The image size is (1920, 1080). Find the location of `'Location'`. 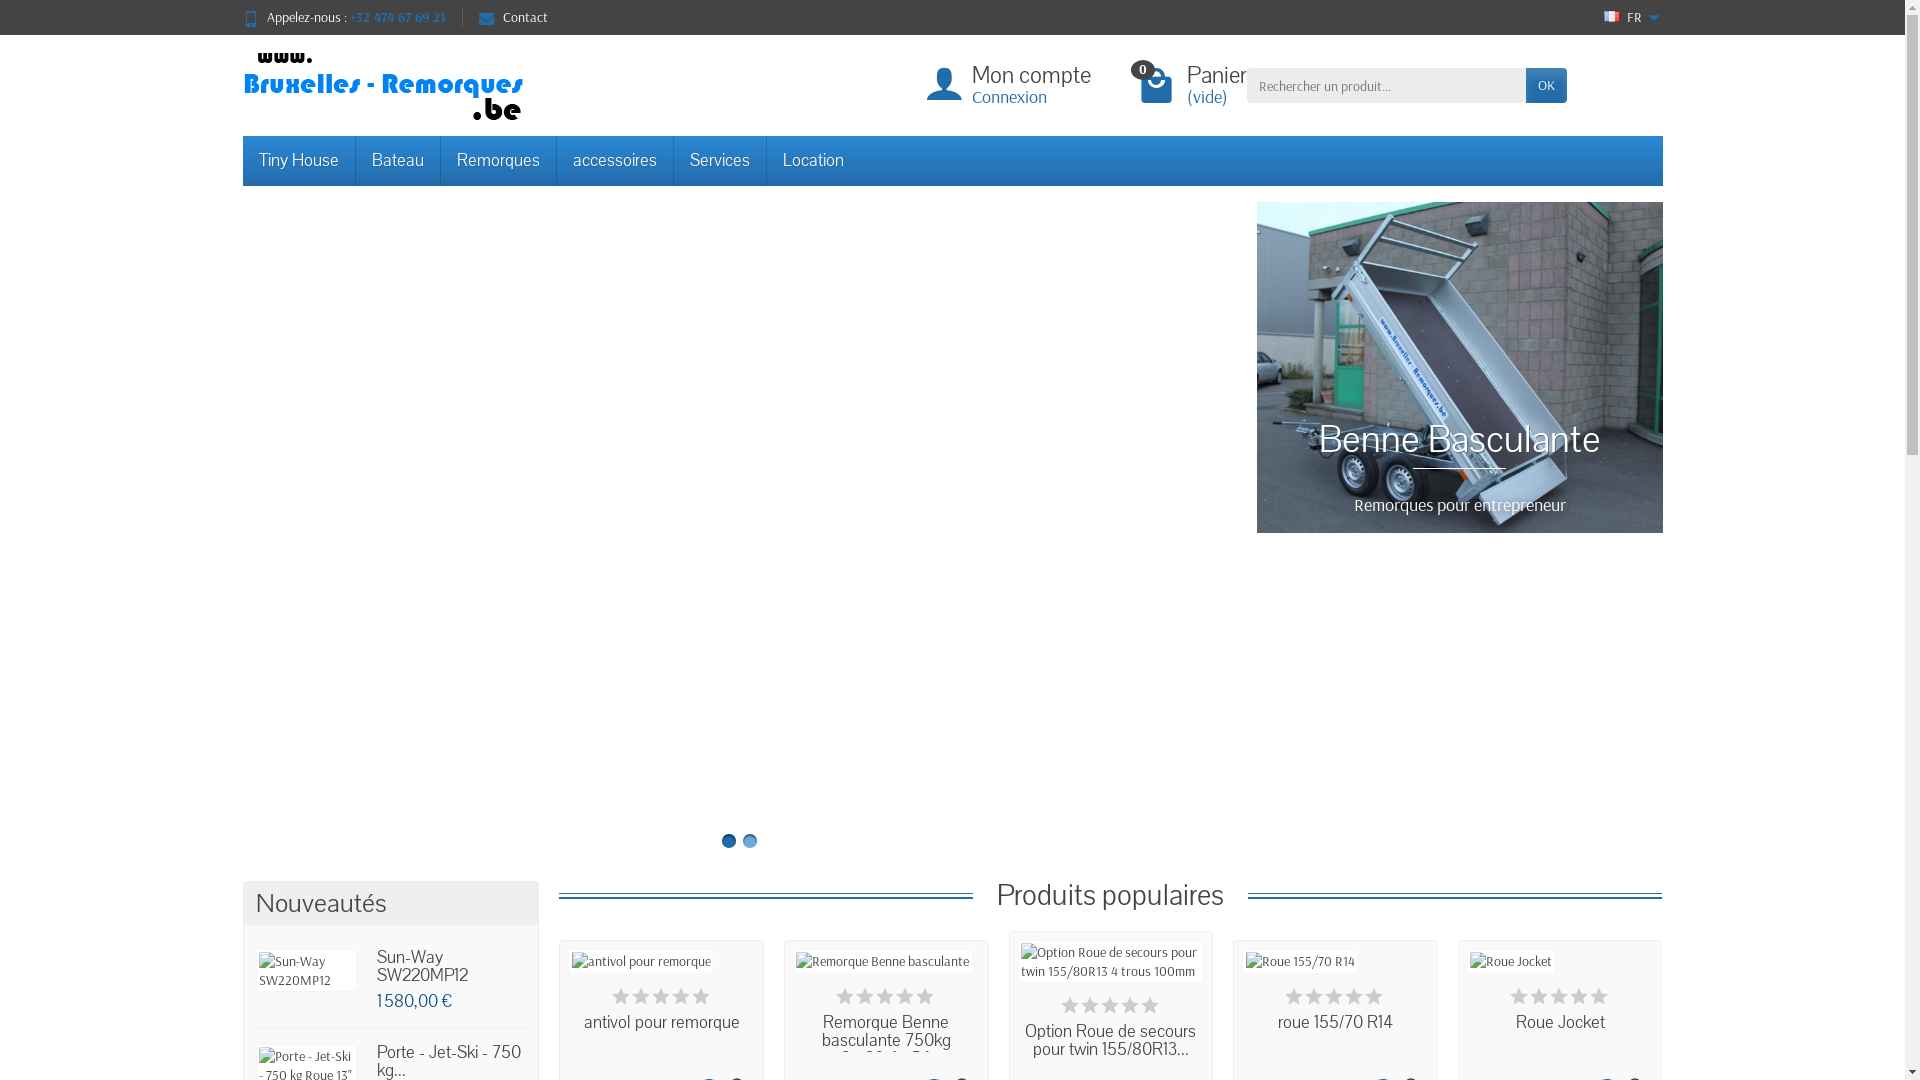

'Location' is located at coordinates (812, 160).